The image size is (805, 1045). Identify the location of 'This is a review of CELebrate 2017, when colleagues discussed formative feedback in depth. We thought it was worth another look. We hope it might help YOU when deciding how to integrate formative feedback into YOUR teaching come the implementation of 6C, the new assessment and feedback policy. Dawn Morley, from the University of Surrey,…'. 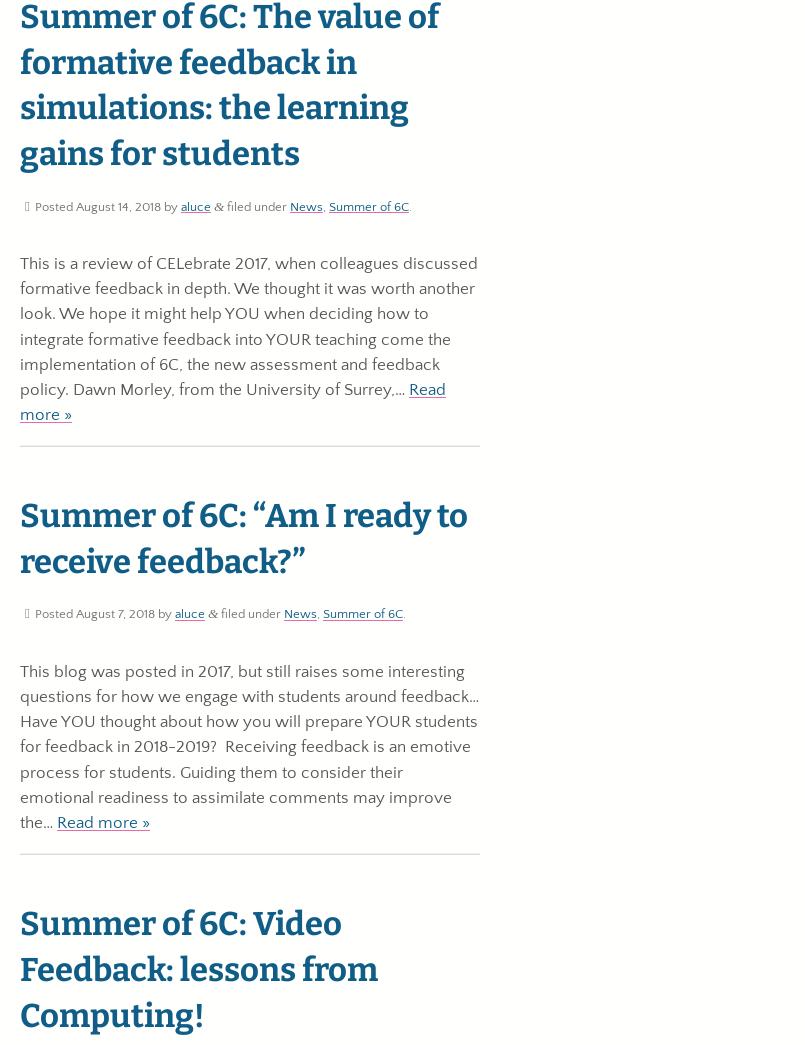
(248, 326).